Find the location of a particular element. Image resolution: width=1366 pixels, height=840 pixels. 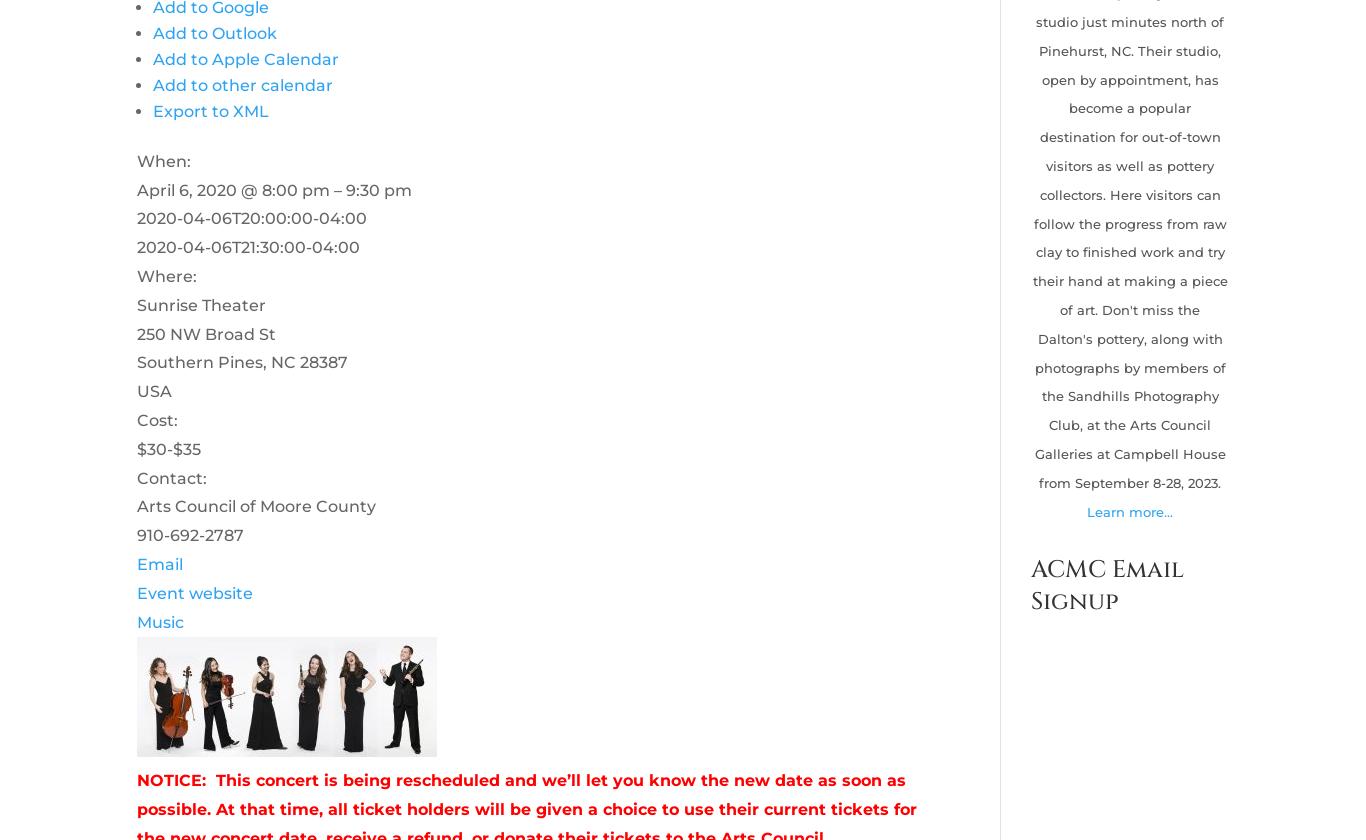

'$30-$35' is located at coordinates (167, 448).